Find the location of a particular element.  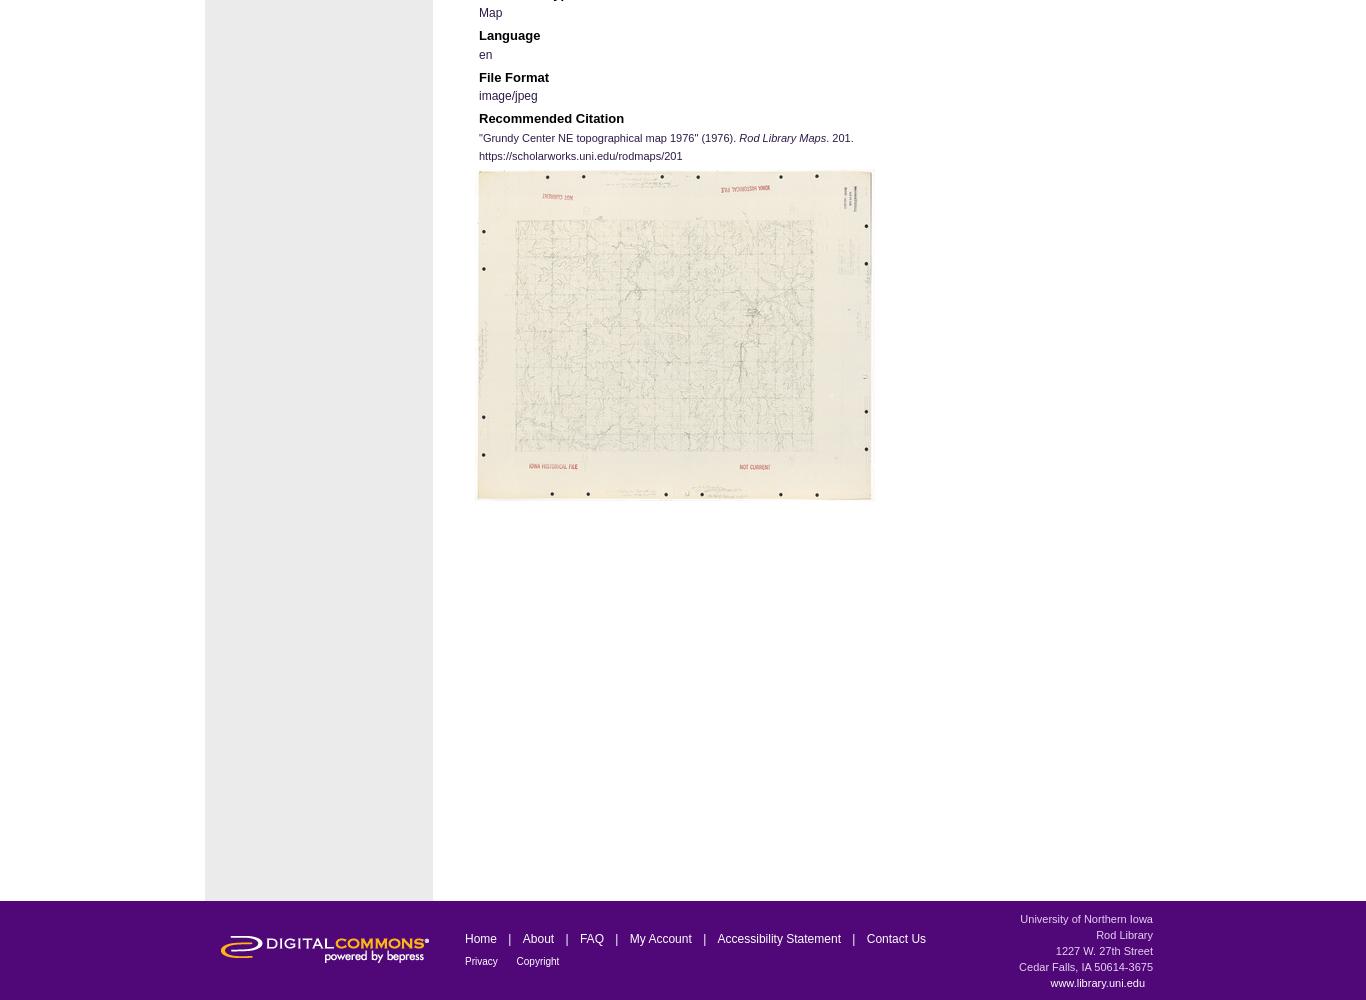

'en' is located at coordinates (485, 54).